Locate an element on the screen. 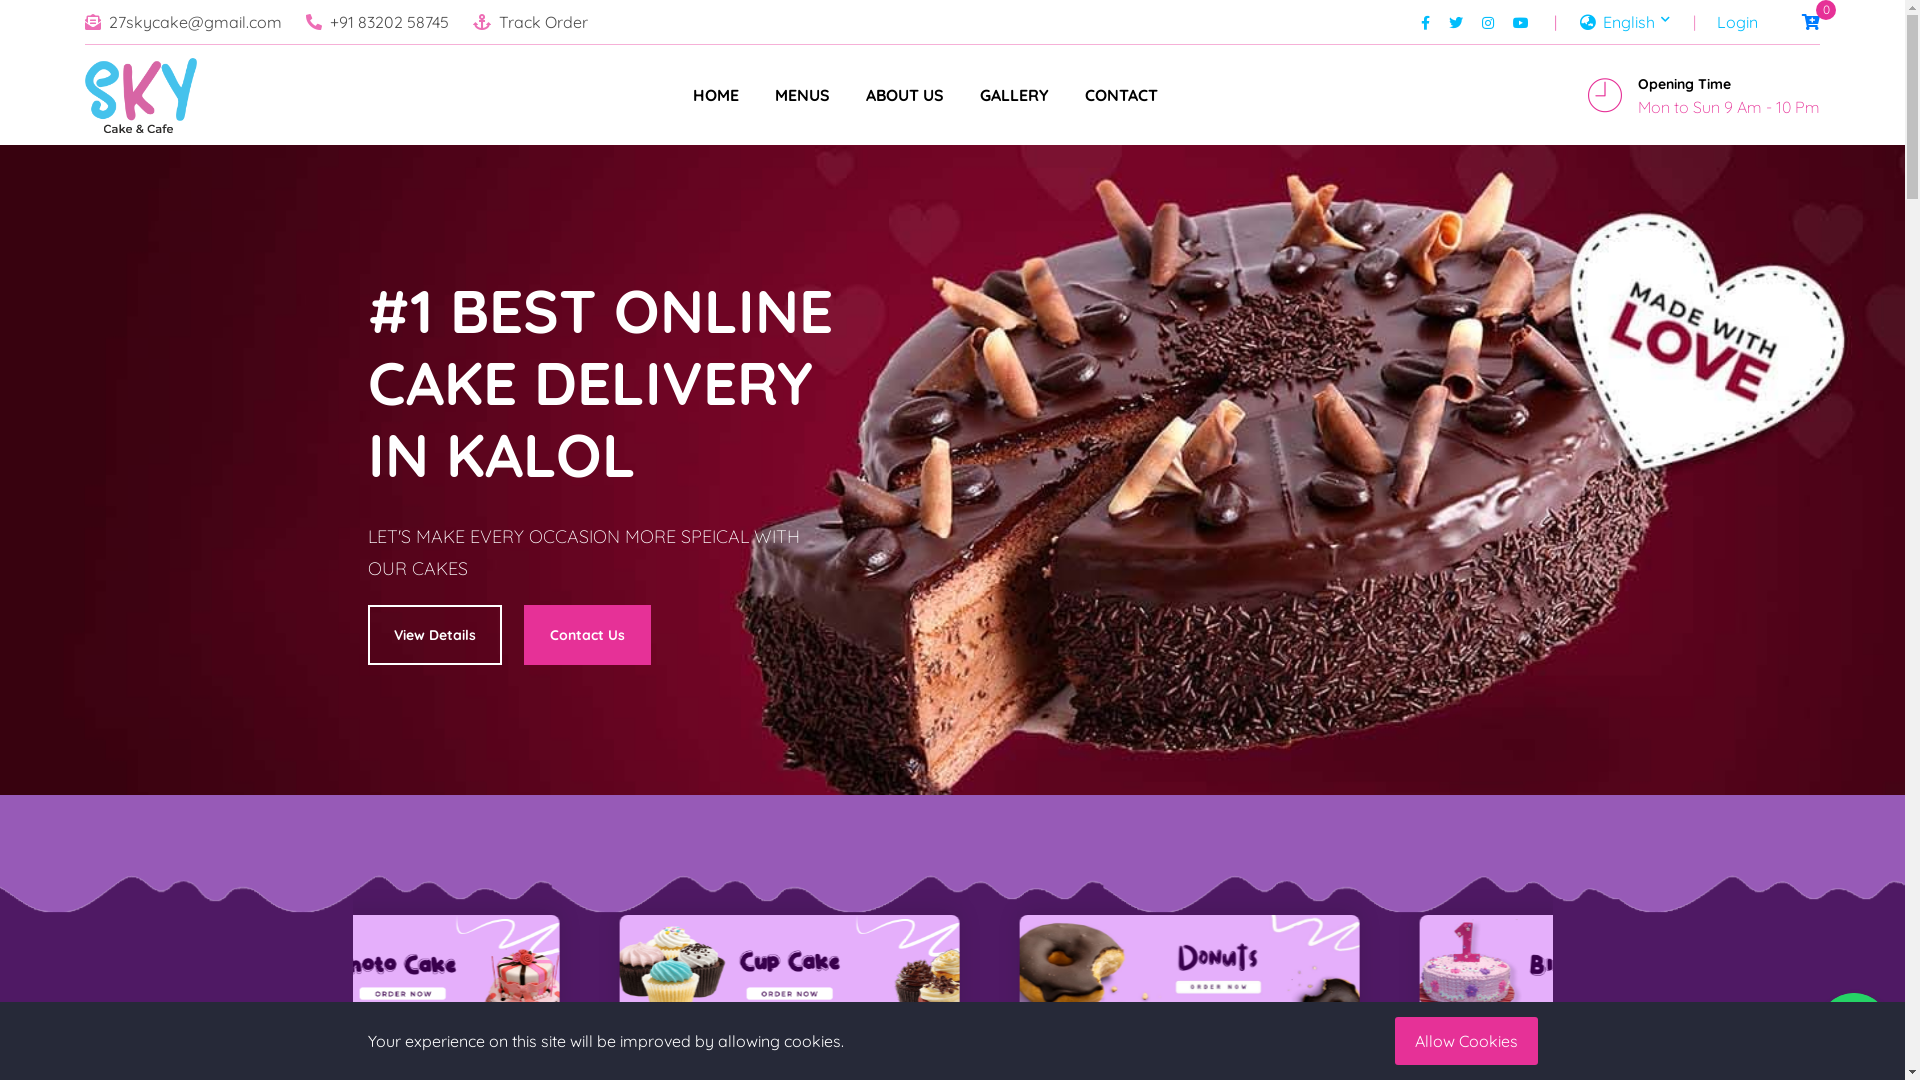 The width and height of the screenshot is (1920, 1080). '+91 83202 58745' is located at coordinates (389, 22).